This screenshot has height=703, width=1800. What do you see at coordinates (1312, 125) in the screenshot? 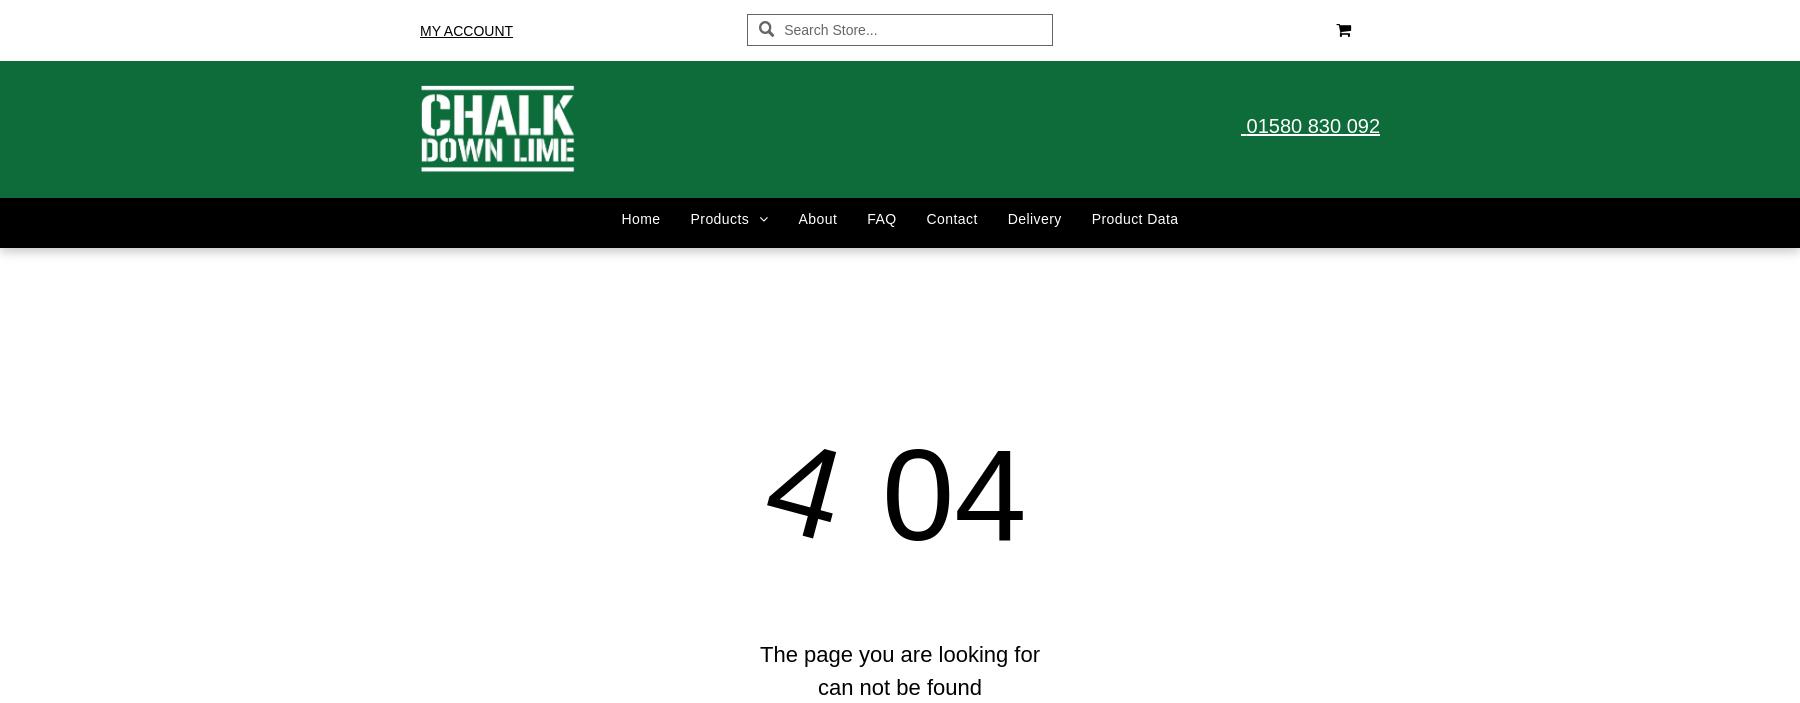
I see `'01580 830 092'` at bounding box center [1312, 125].